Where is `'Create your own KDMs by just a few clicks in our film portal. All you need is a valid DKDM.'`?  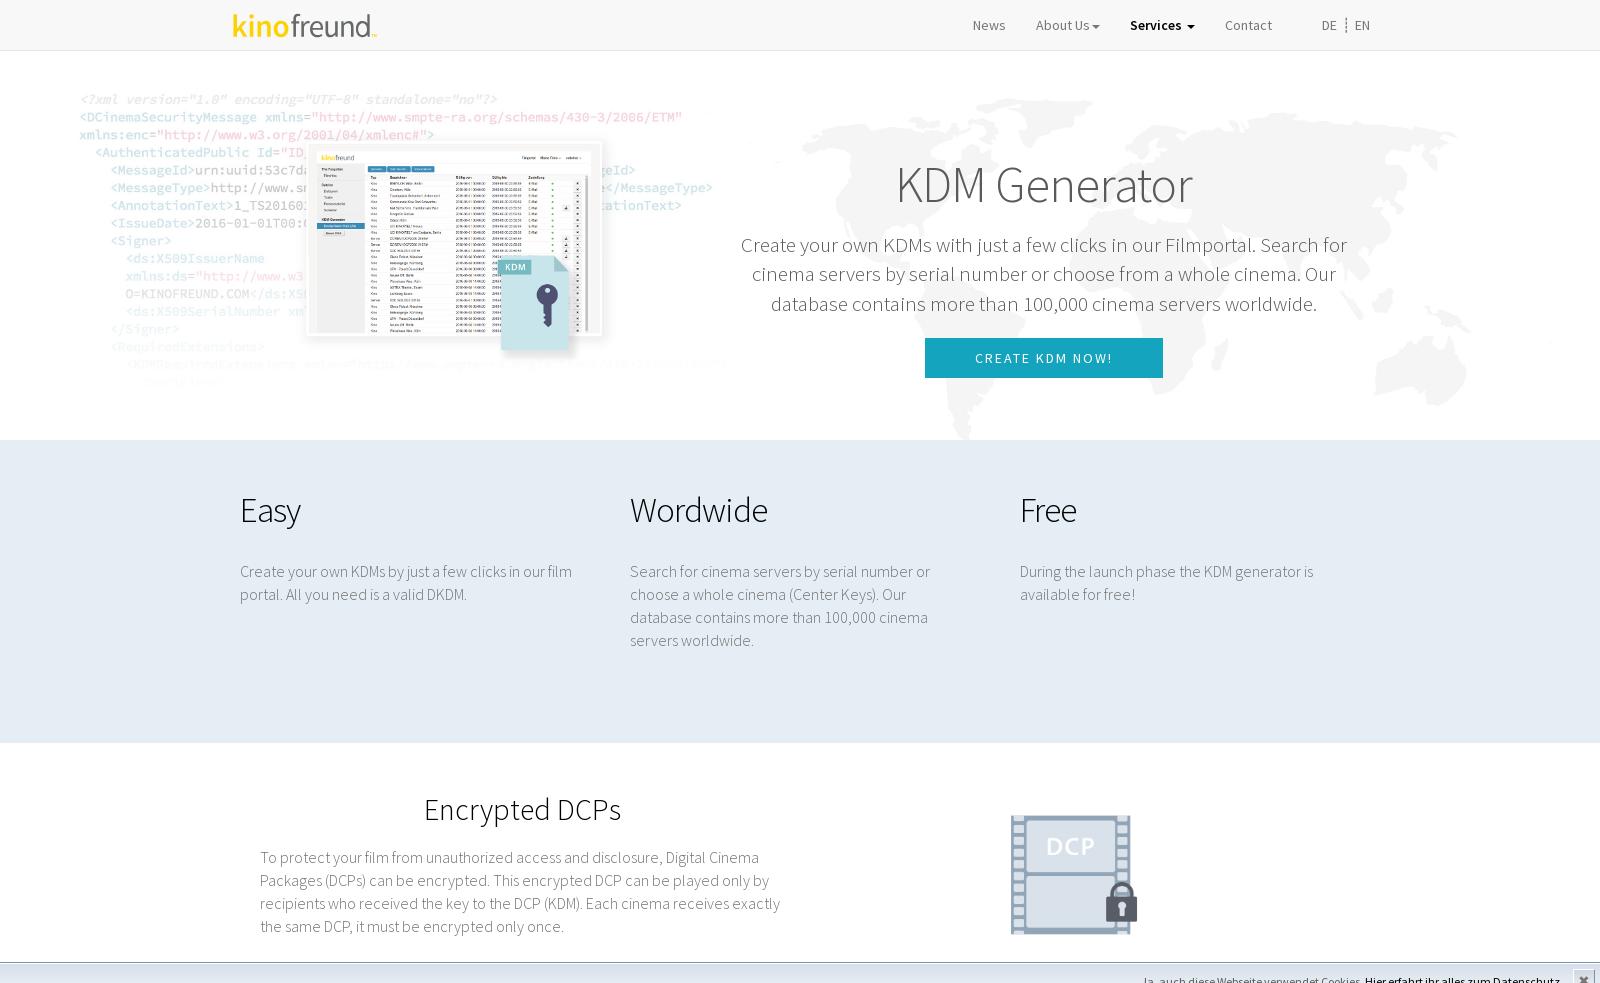 'Create your own KDMs by just a few clicks in our film portal. All you need is a valid DKDM.' is located at coordinates (404, 582).